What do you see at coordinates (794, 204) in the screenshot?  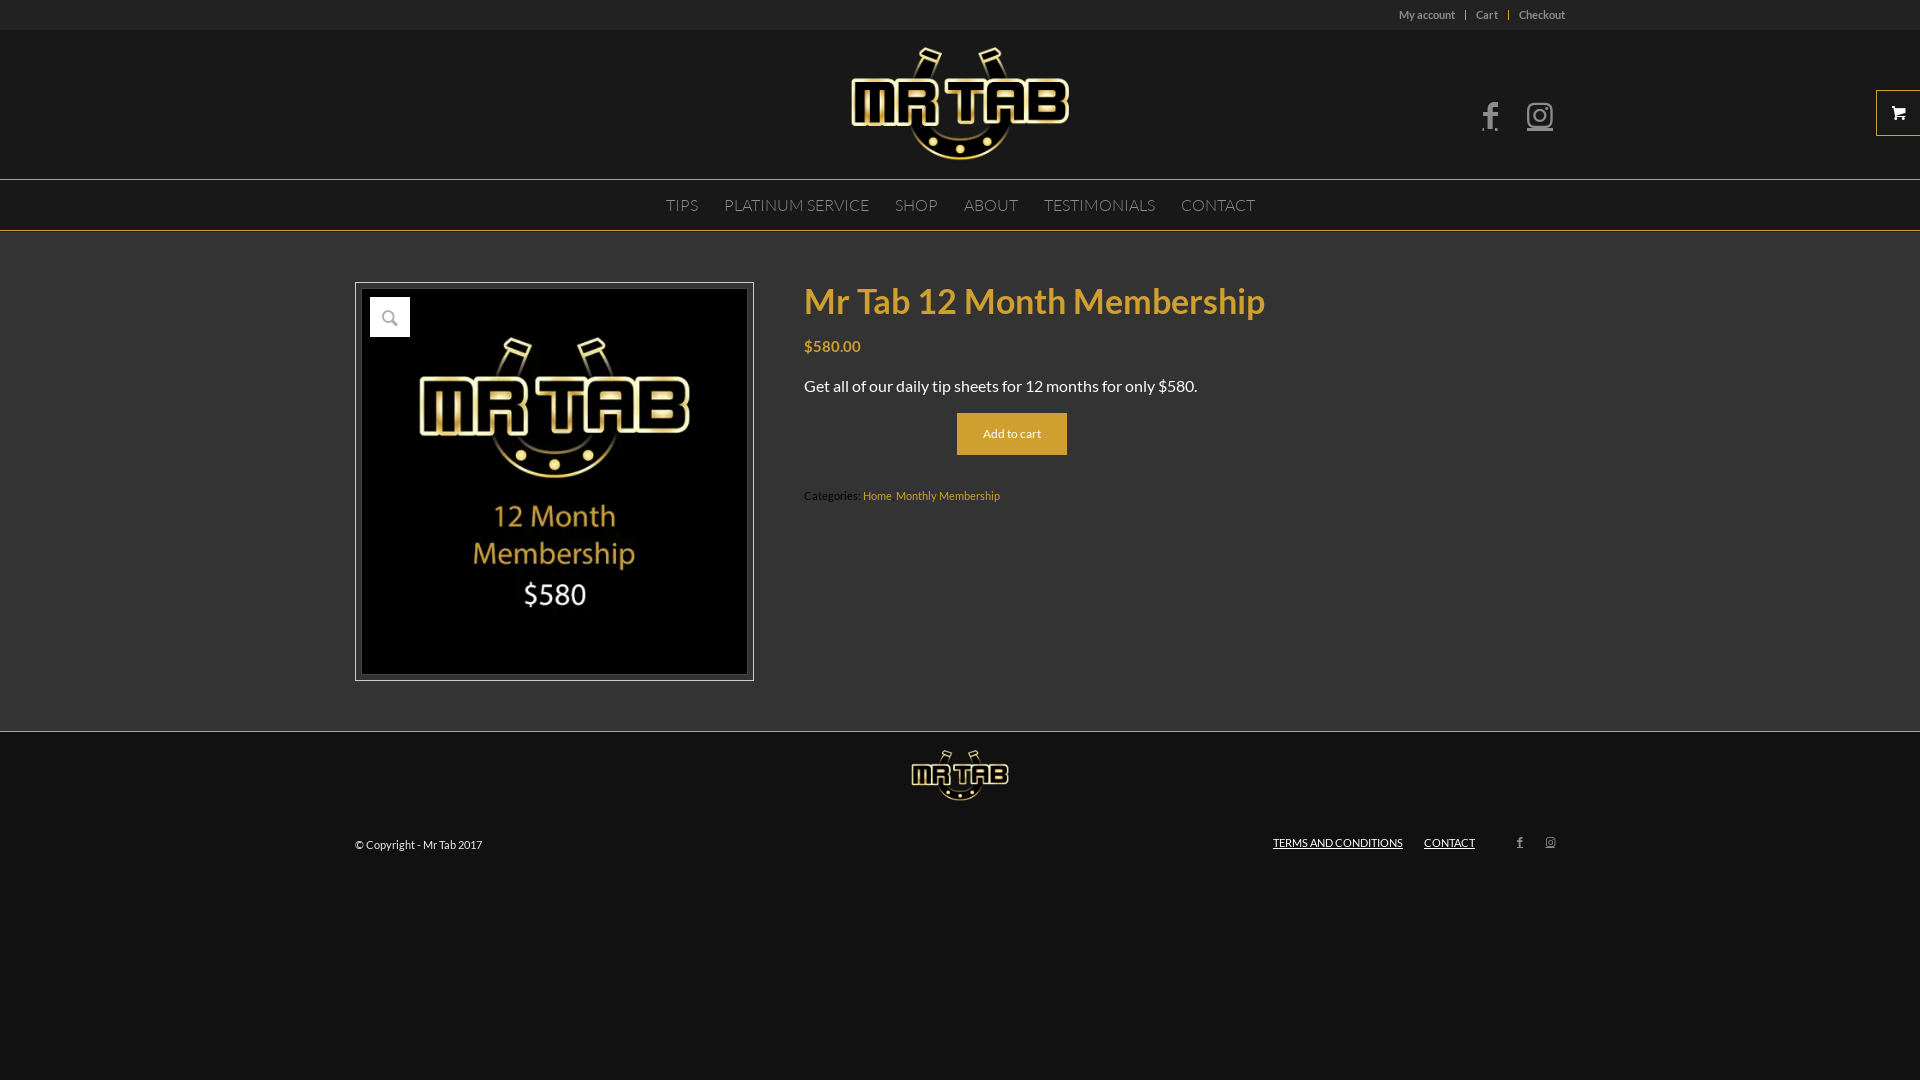 I see `'PLATINUM SERVICE'` at bounding box center [794, 204].